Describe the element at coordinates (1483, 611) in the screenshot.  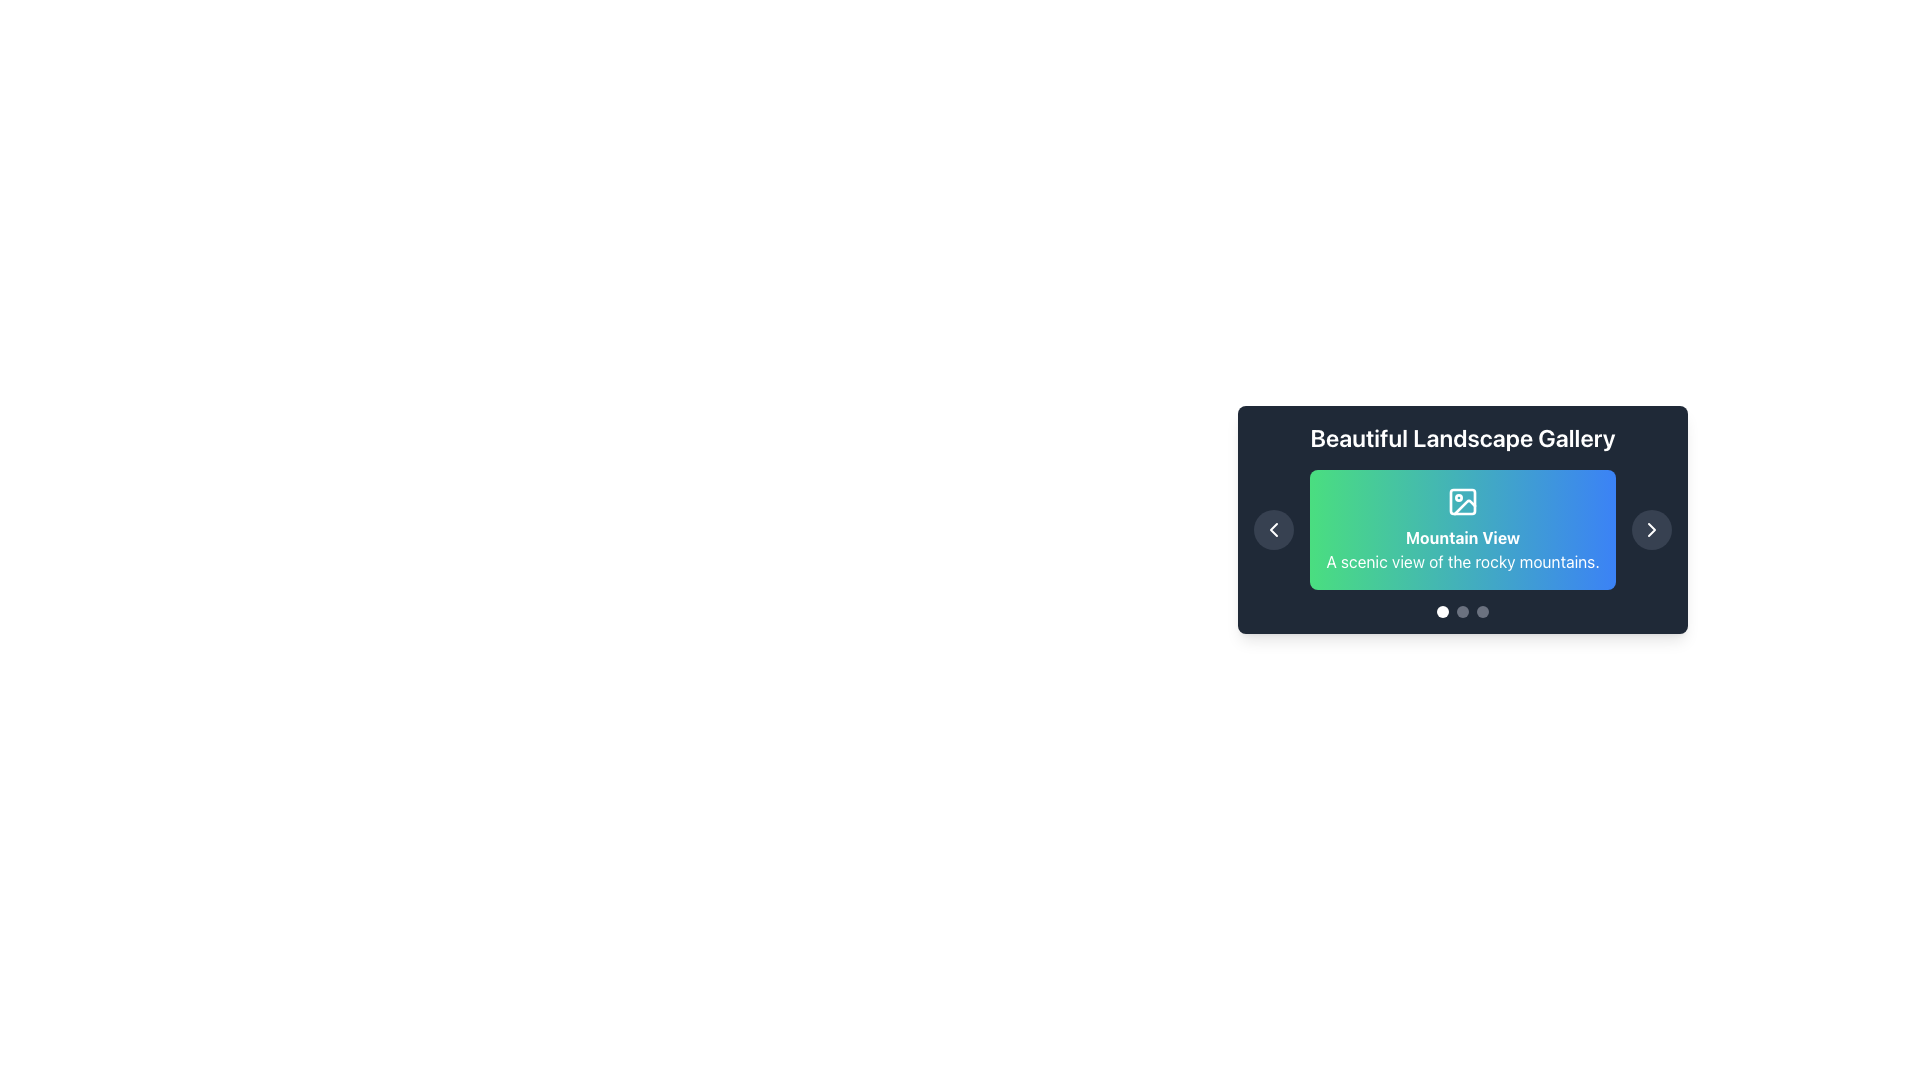
I see `the third navigation dot in the carousel` at that location.